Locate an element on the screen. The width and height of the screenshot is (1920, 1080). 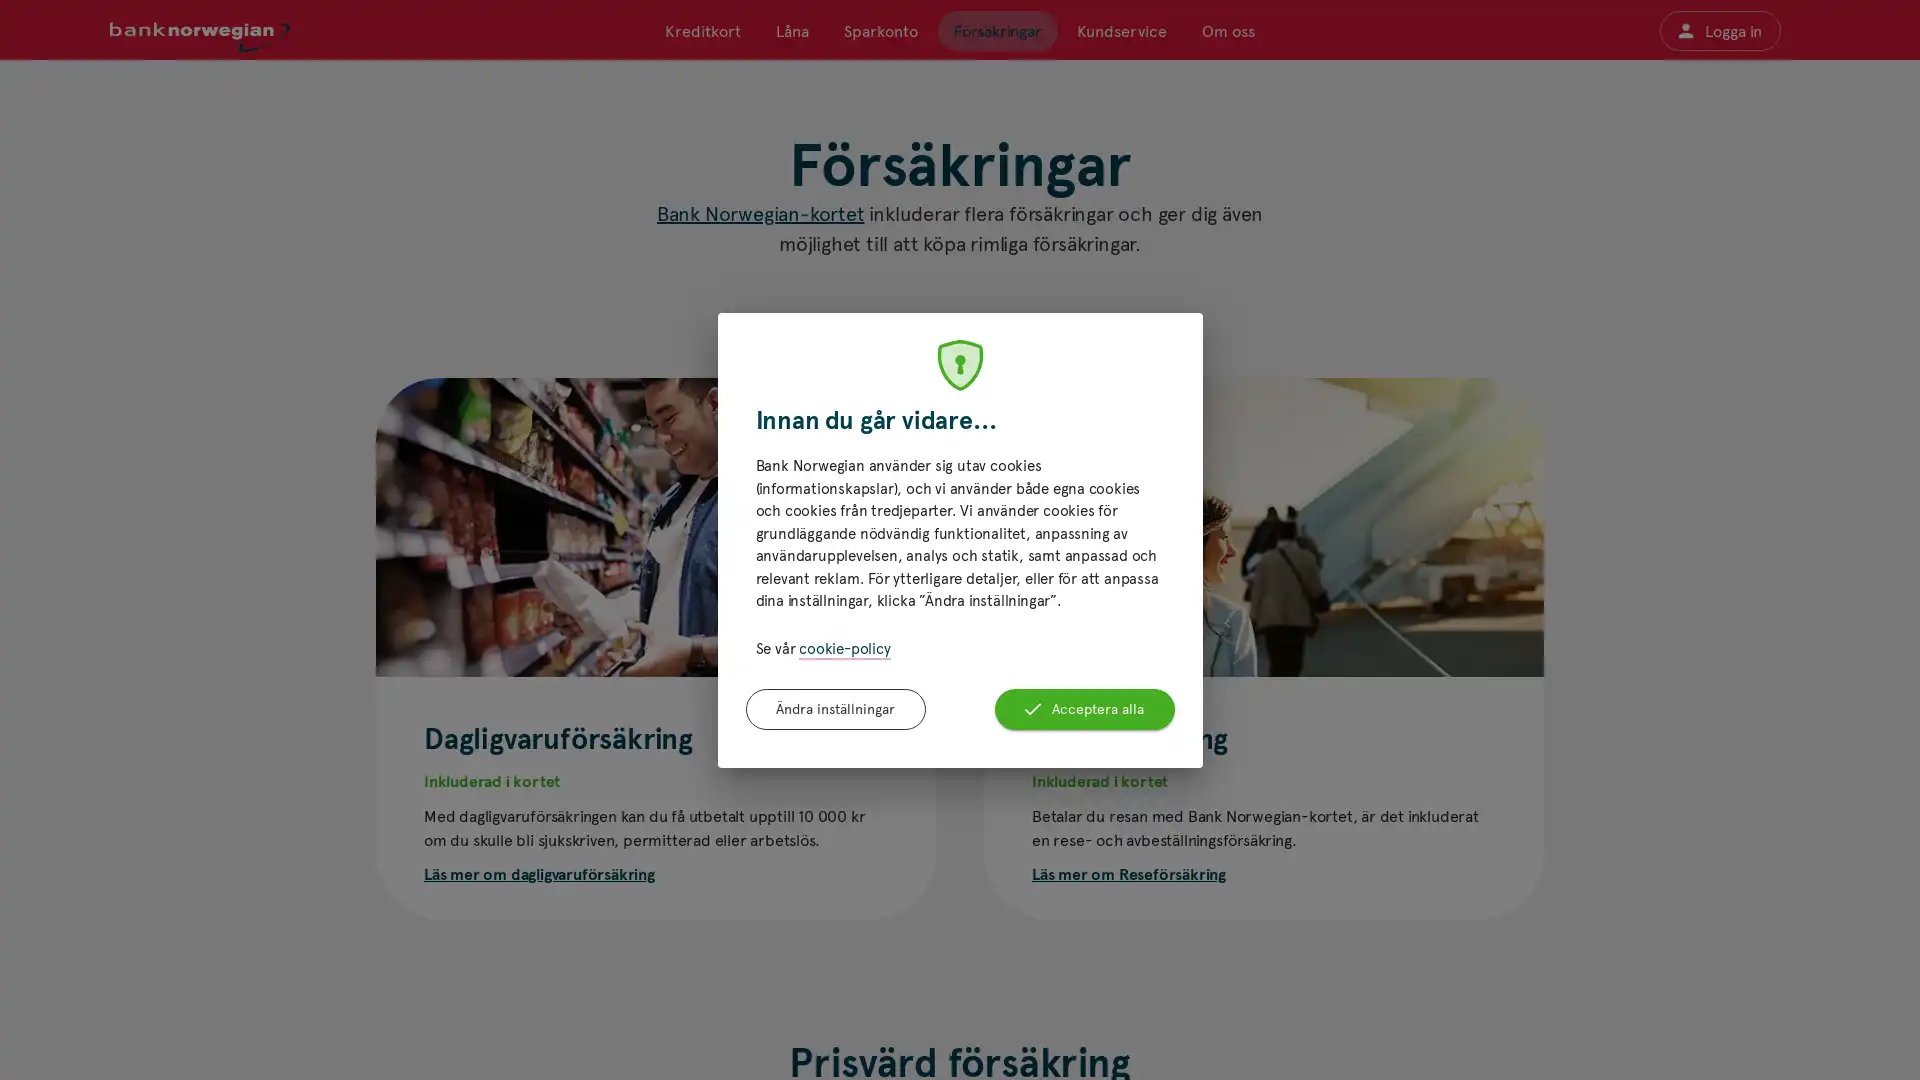
Acceptera alla is located at coordinates (1083, 708).